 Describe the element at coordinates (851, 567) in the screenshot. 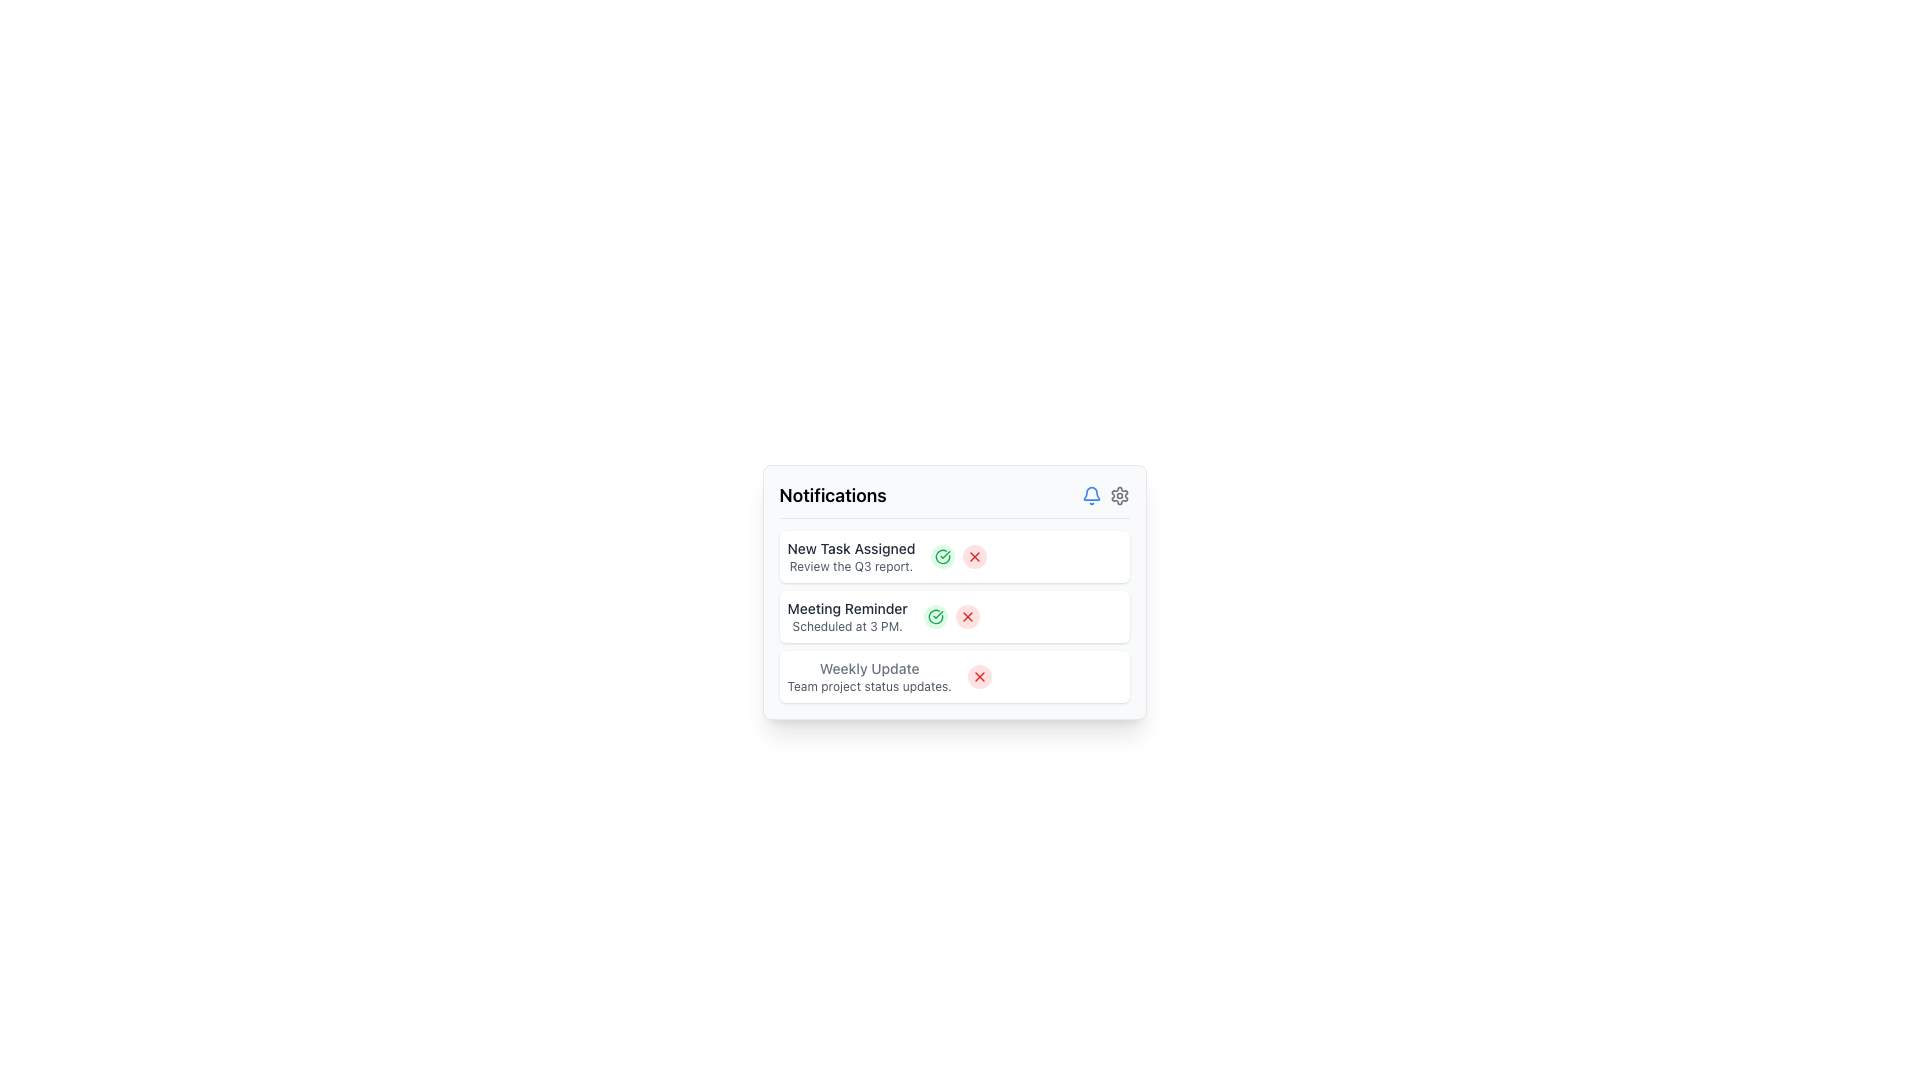

I see `the text label displaying 'Review the Q3 report.' located under the bold text 'New Task Assigned' within the notification card` at that location.